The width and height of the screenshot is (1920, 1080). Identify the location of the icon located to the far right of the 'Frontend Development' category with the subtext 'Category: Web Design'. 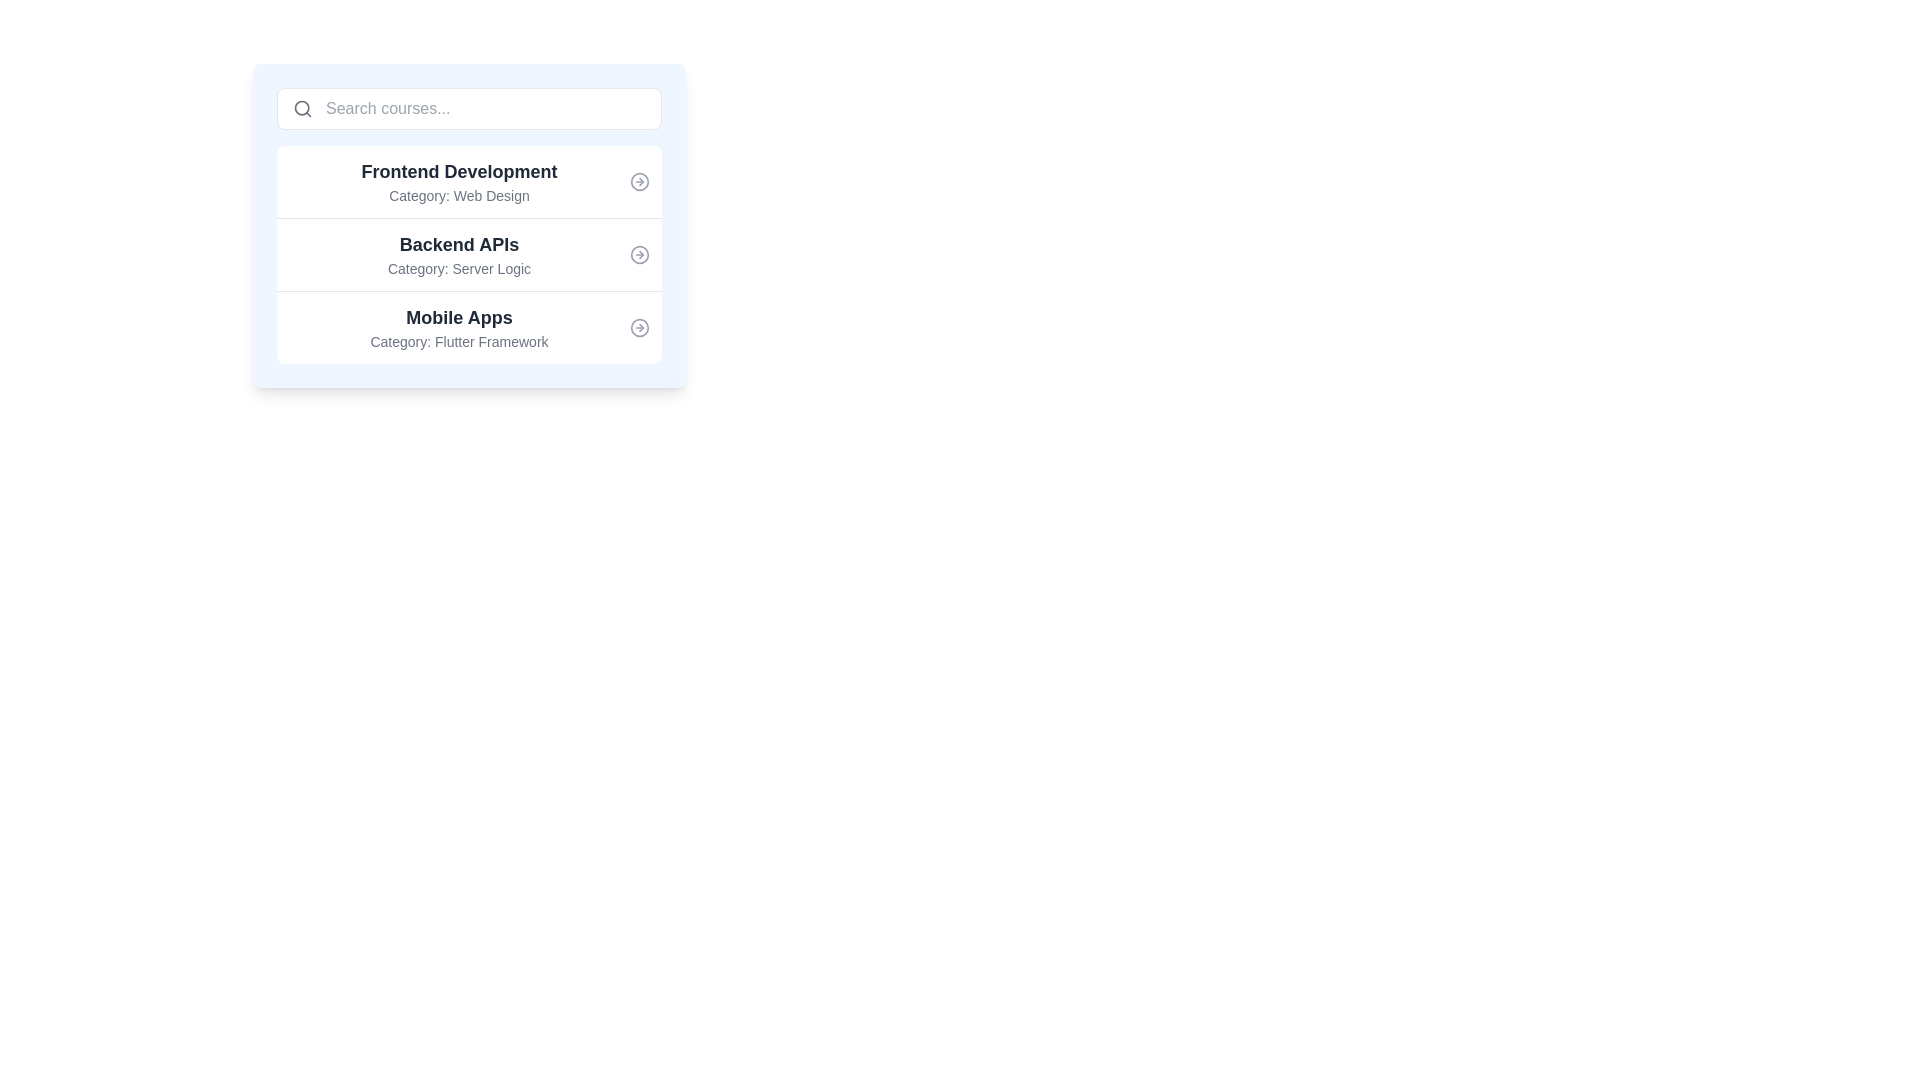
(638, 181).